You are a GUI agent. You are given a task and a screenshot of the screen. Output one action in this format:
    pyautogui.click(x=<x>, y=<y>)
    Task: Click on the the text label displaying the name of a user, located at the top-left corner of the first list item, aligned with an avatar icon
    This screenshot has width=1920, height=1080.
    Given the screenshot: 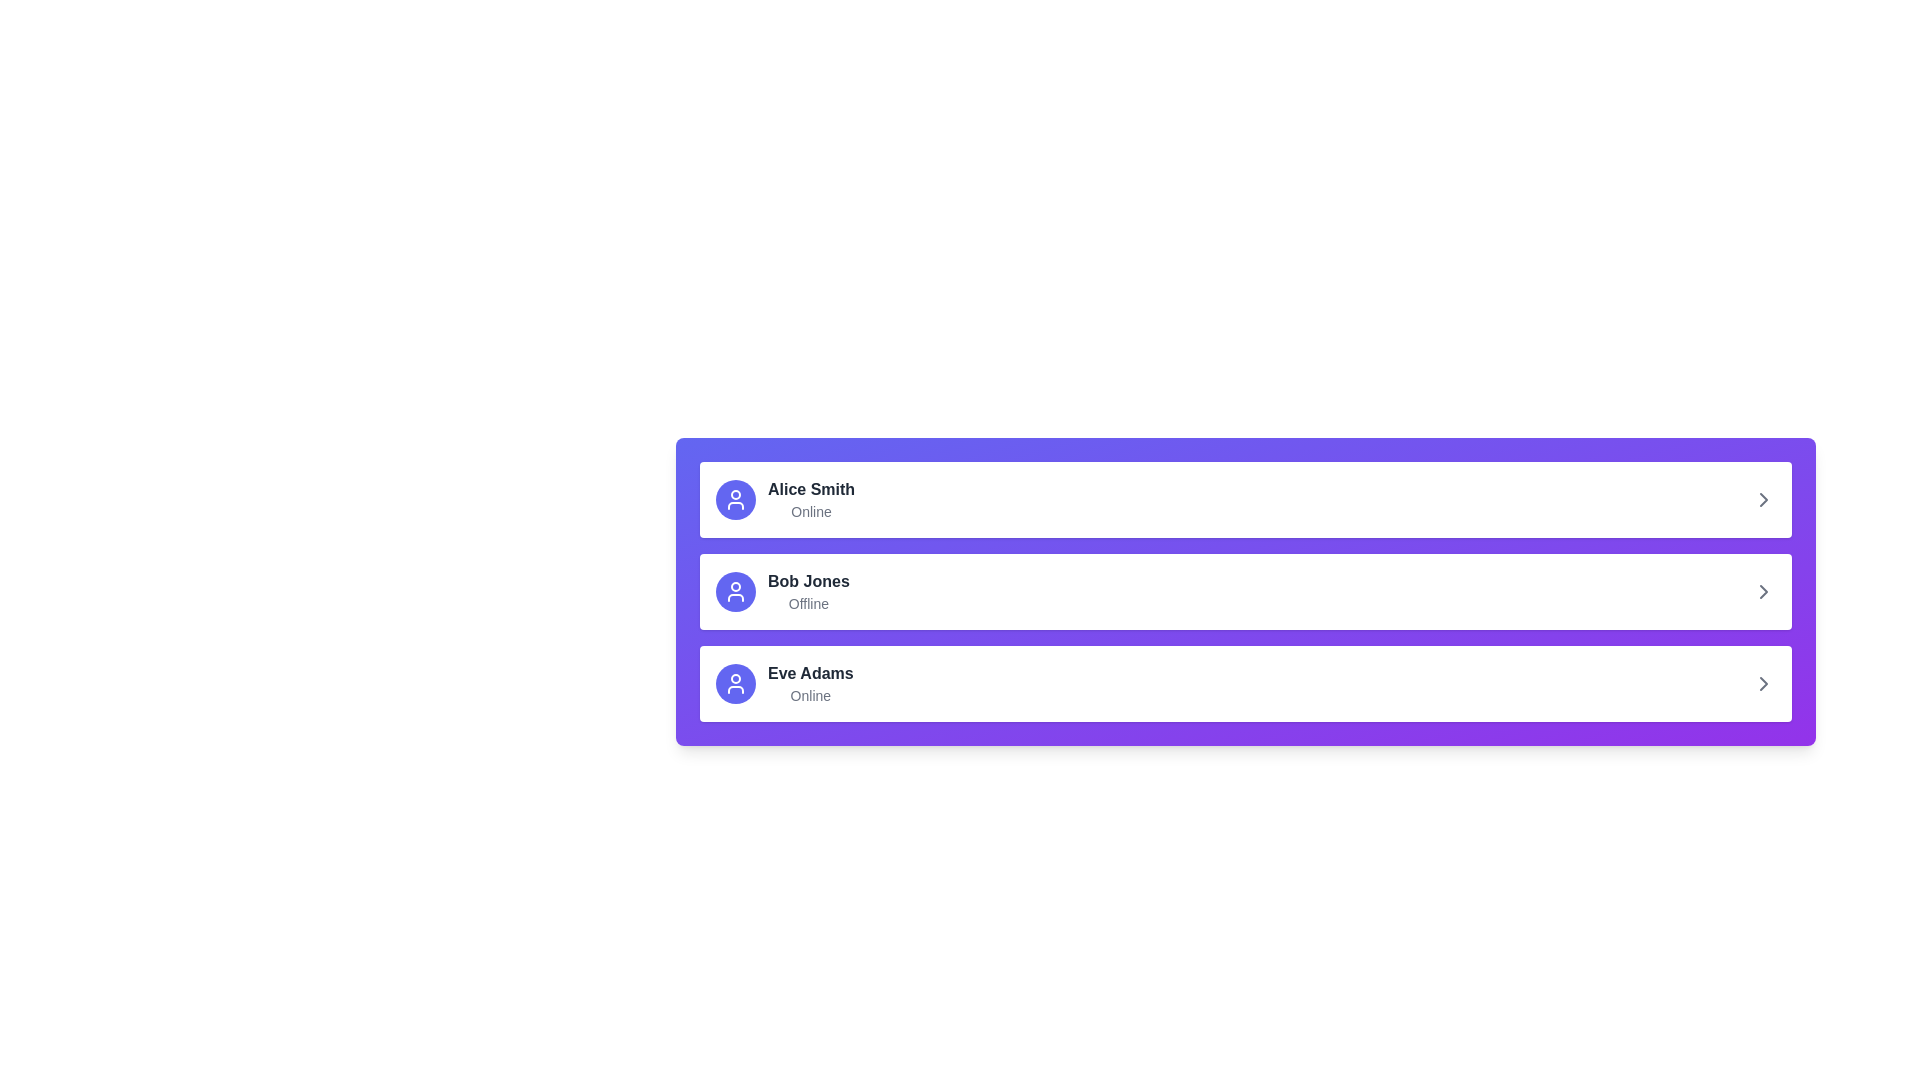 What is the action you would take?
    pyautogui.click(x=811, y=489)
    